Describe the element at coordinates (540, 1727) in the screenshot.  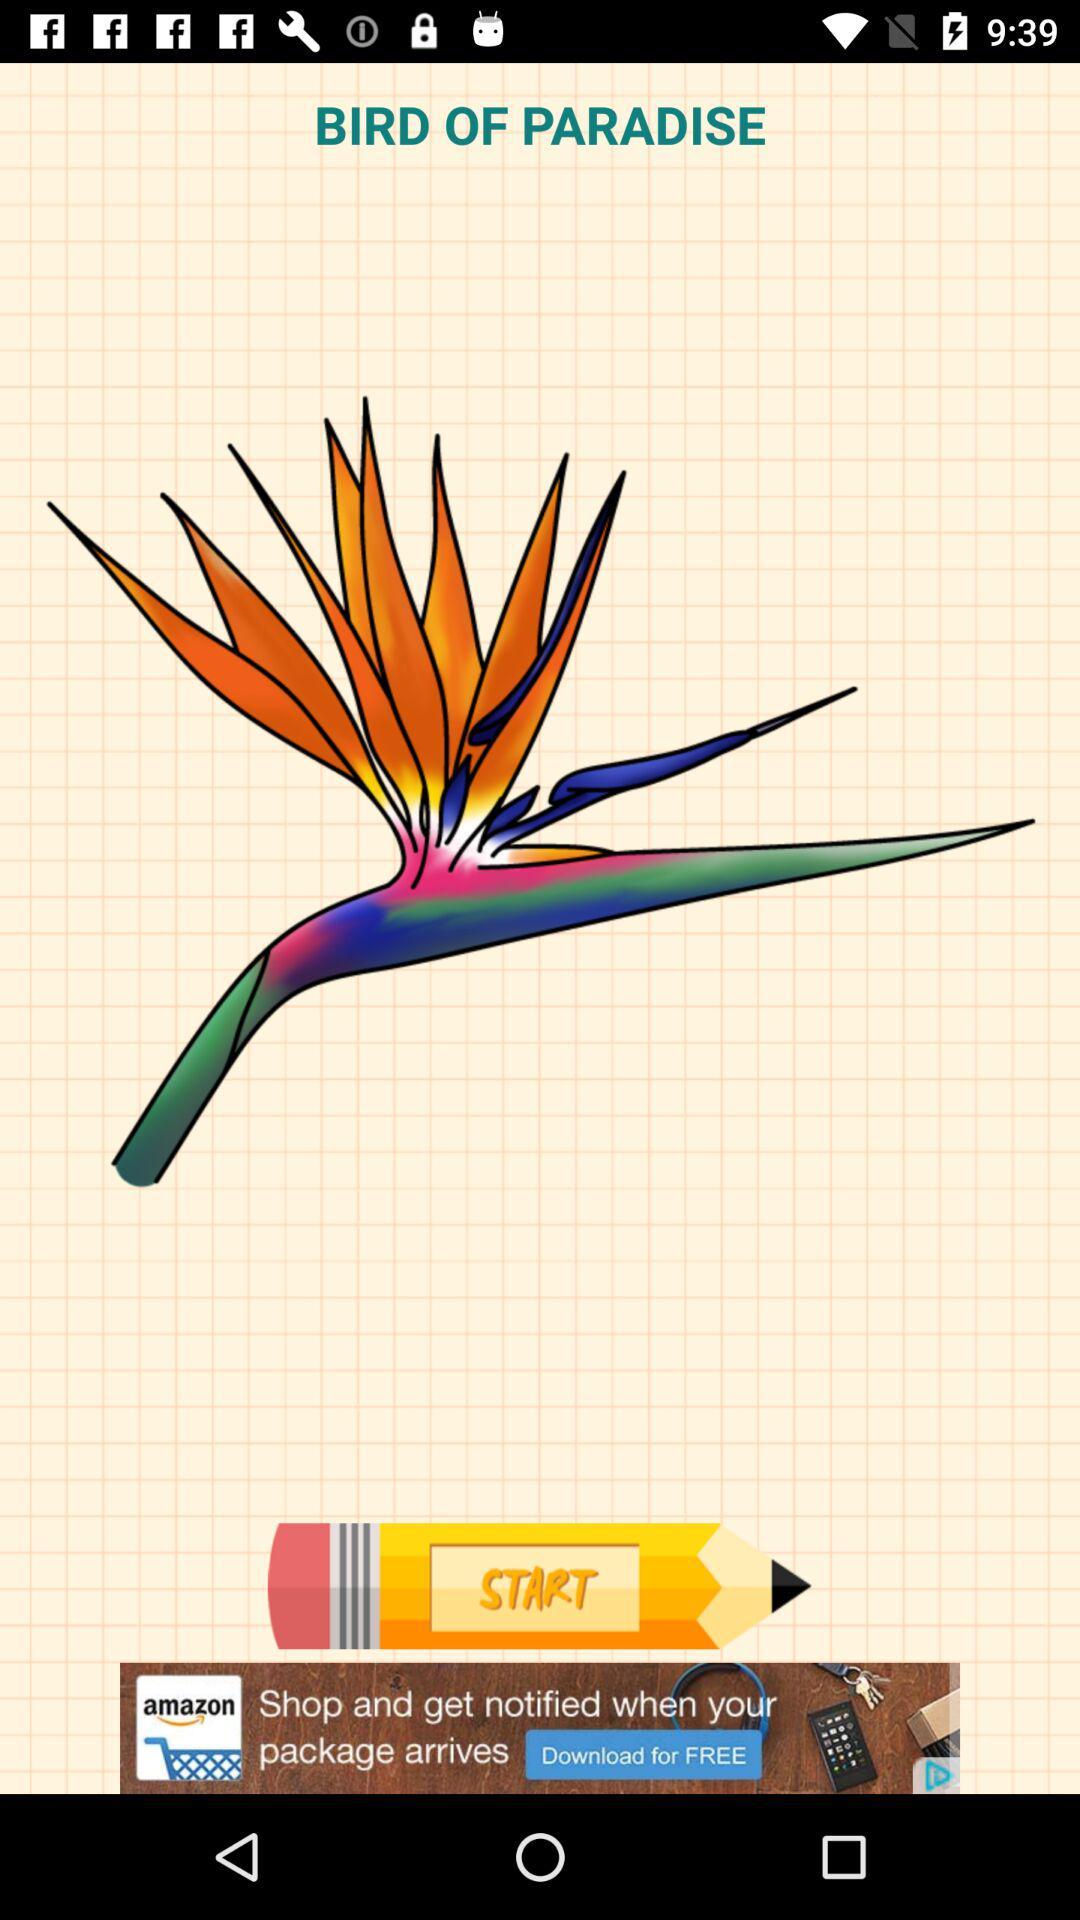
I see `click download for free` at that location.